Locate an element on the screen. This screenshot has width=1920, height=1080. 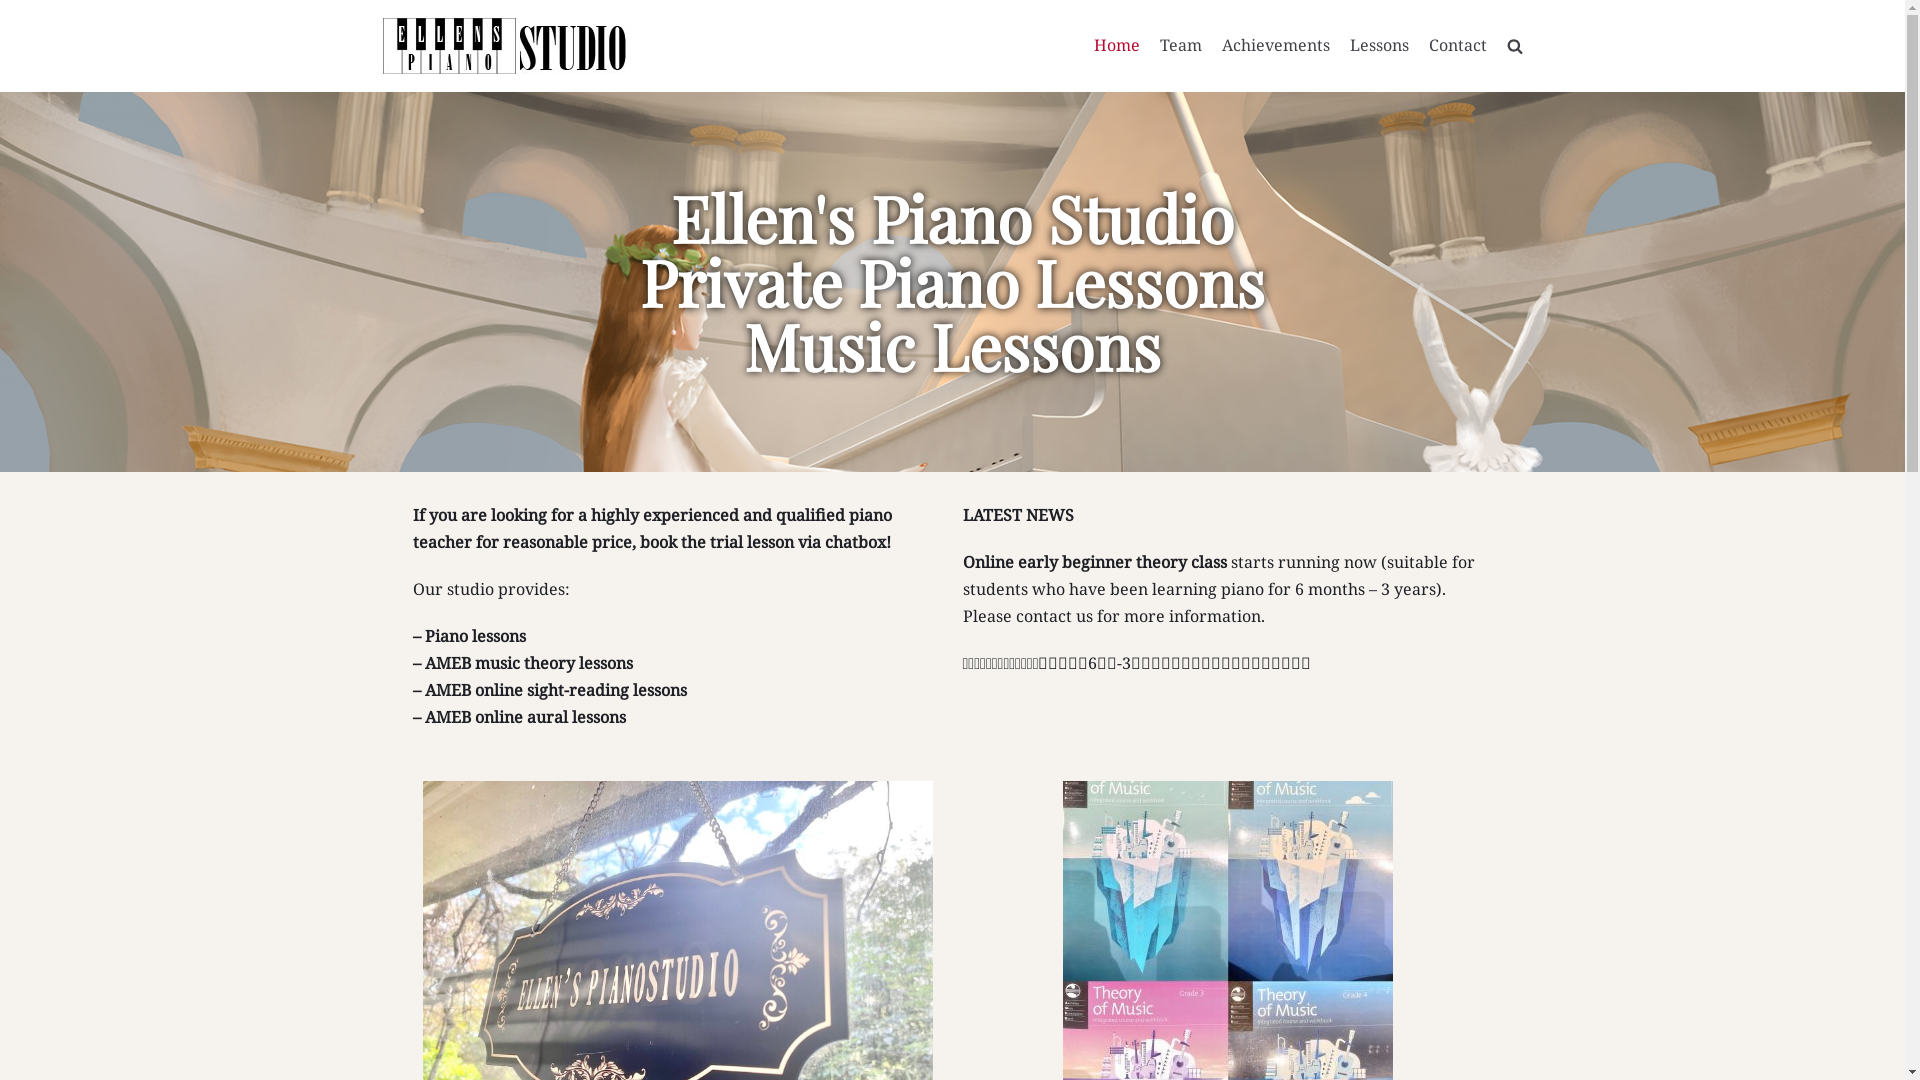
'Contact' is located at coordinates (1457, 45).